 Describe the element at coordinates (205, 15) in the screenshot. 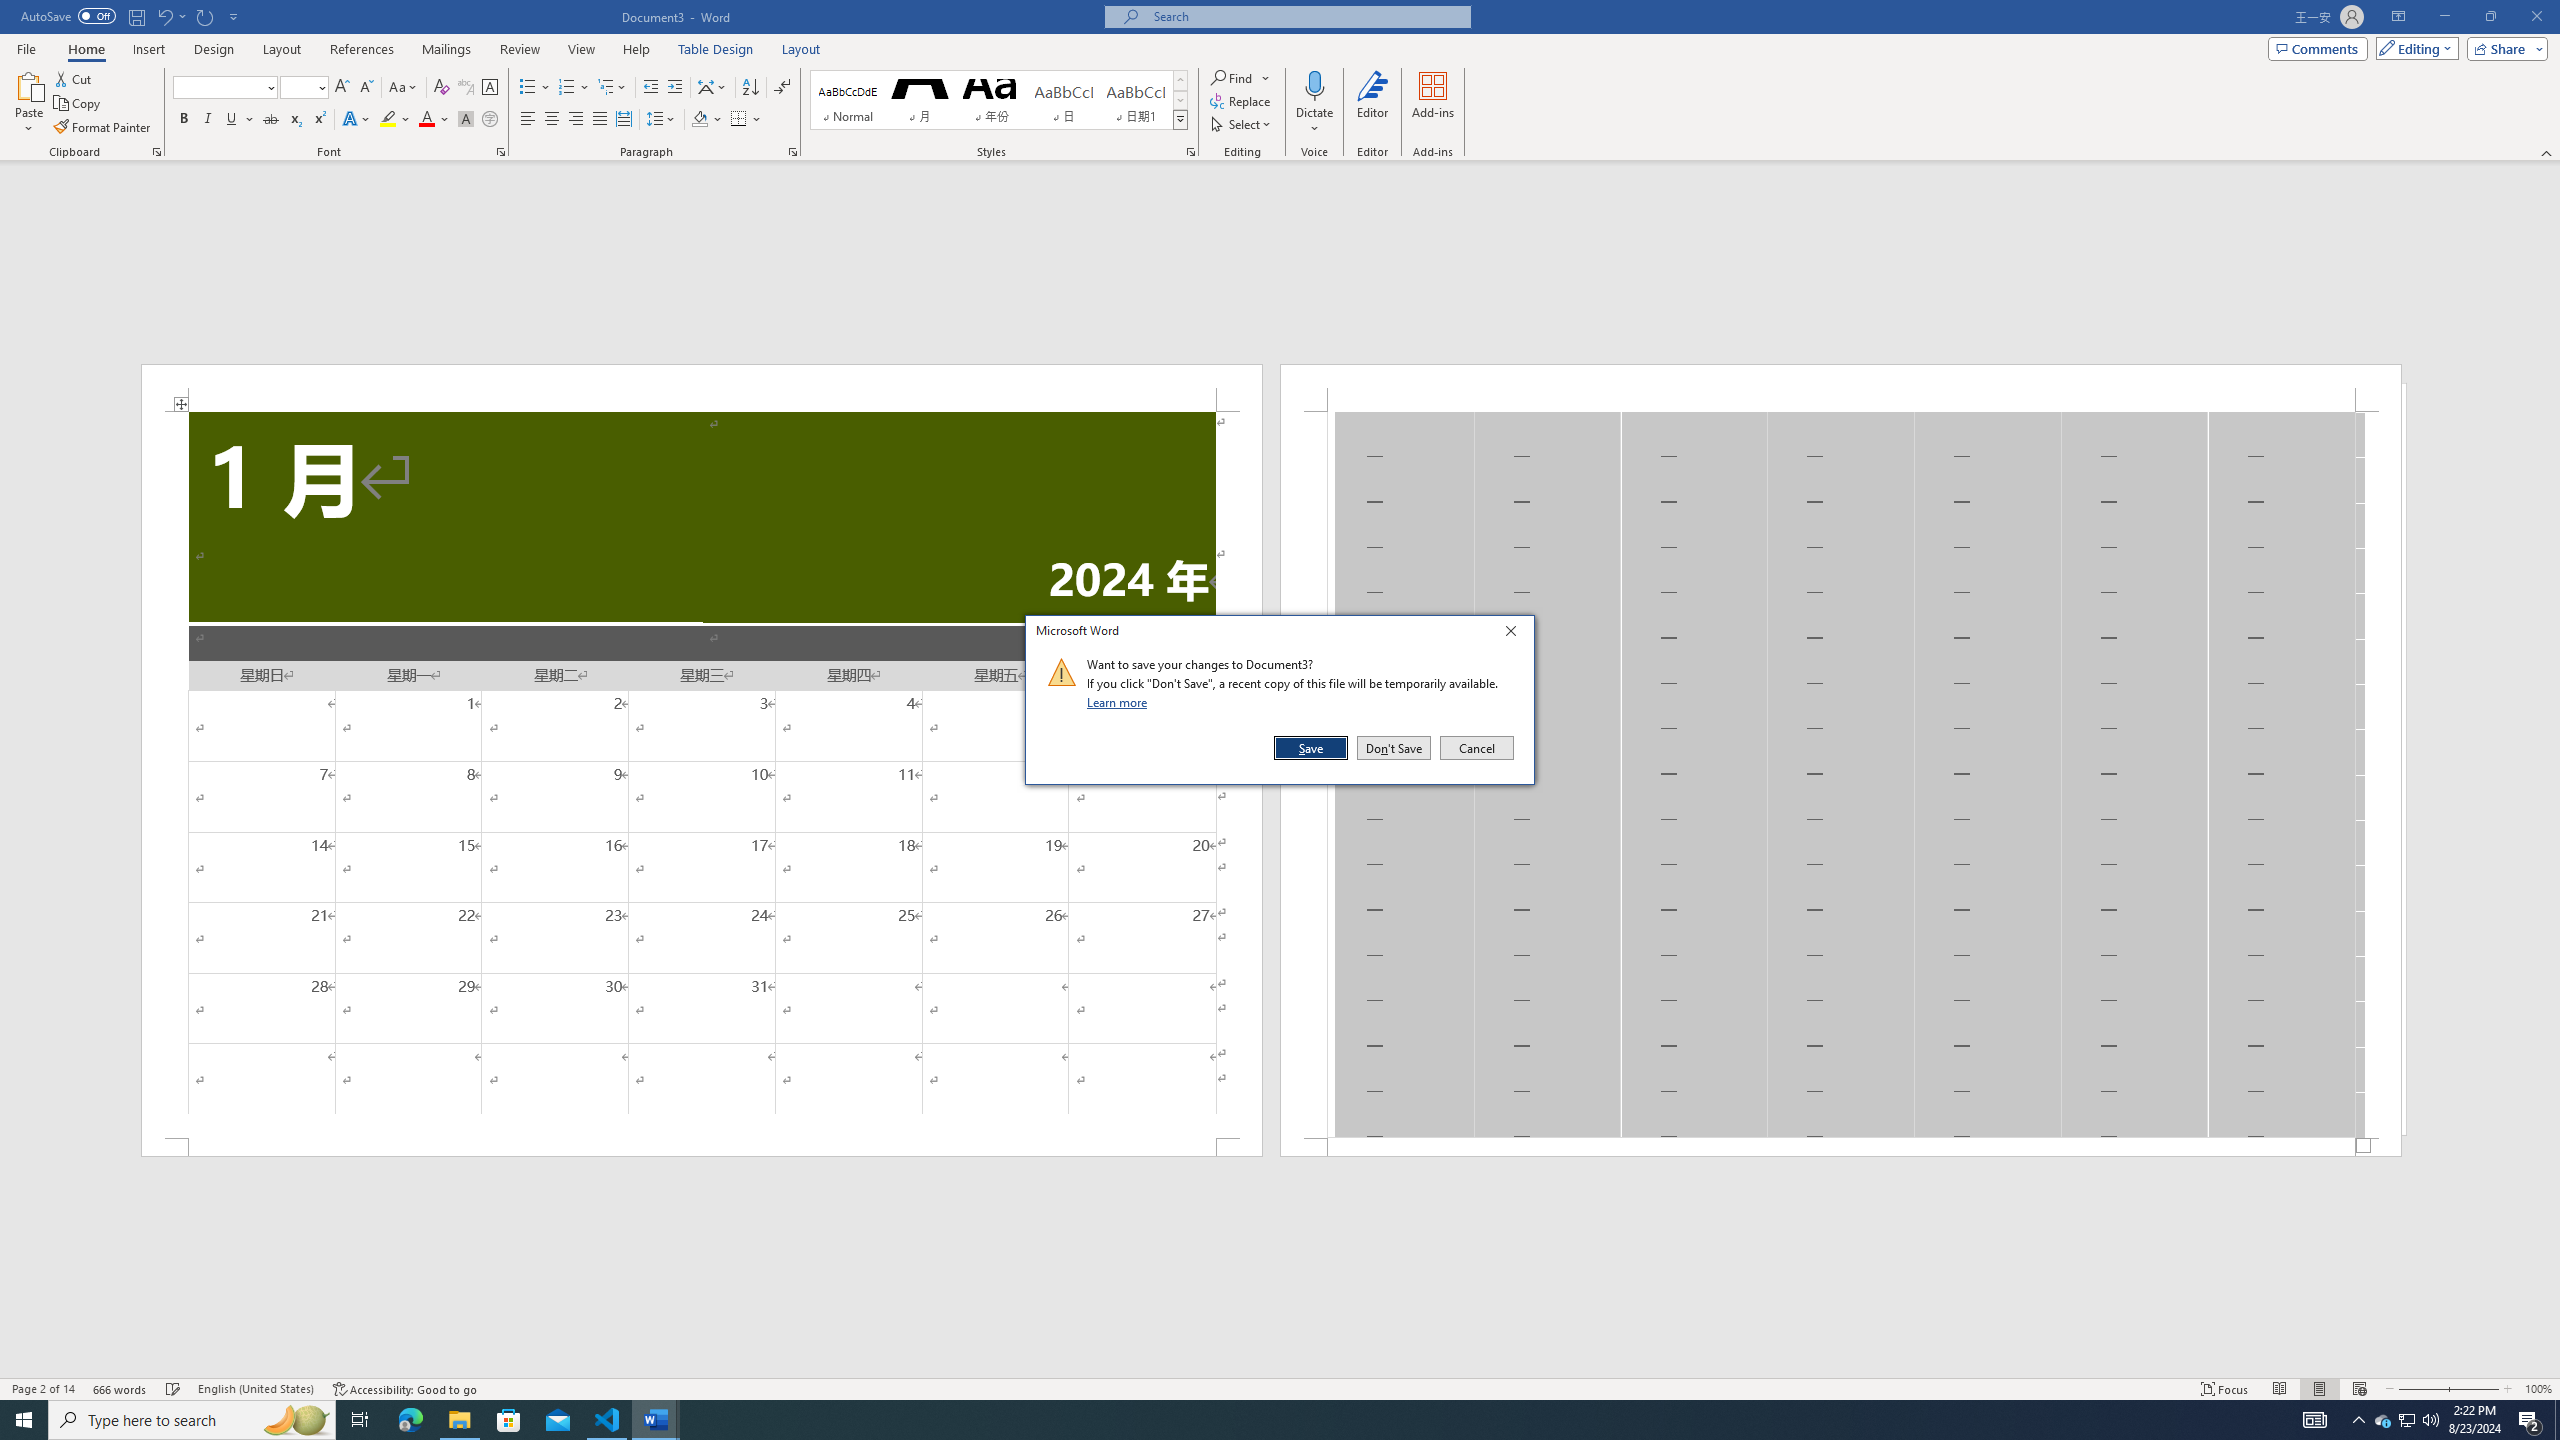

I see `'Repeat Style'` at that location.